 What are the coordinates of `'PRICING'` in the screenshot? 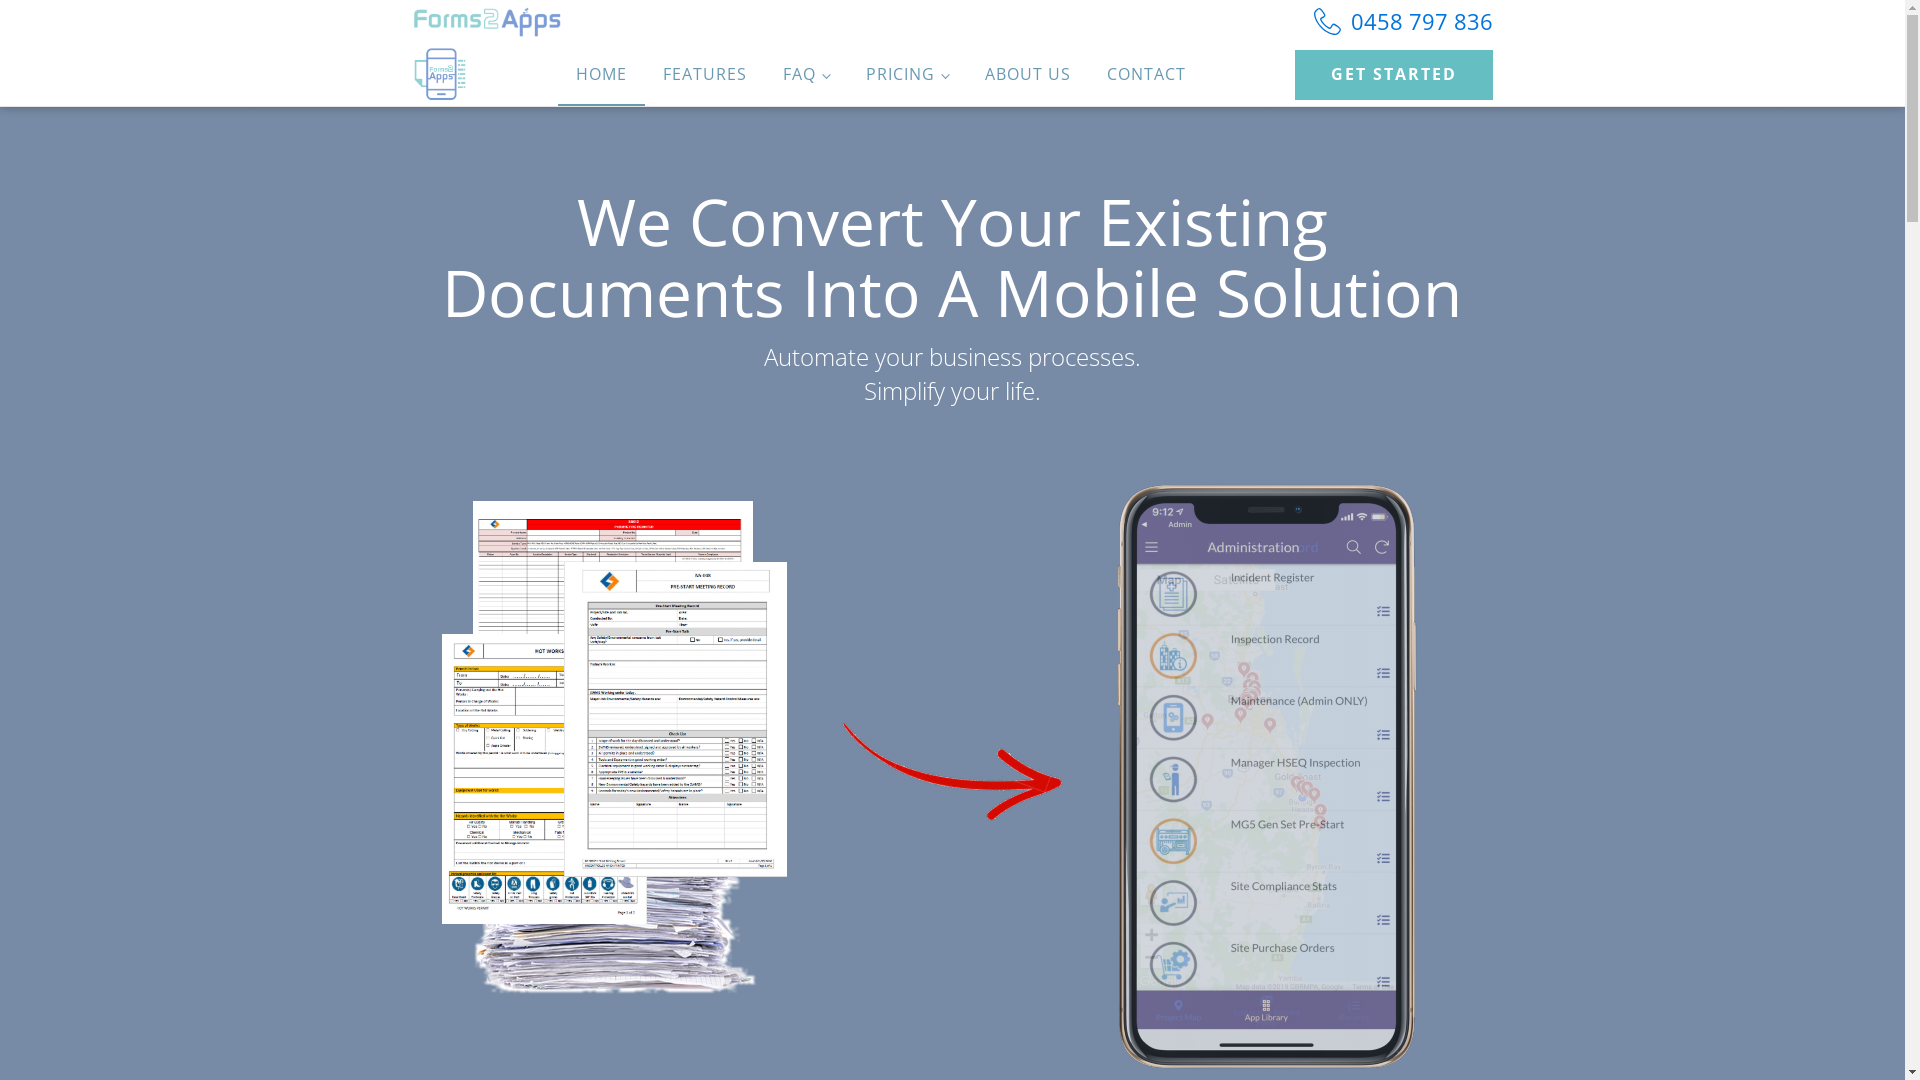 It's located at (906, 73).